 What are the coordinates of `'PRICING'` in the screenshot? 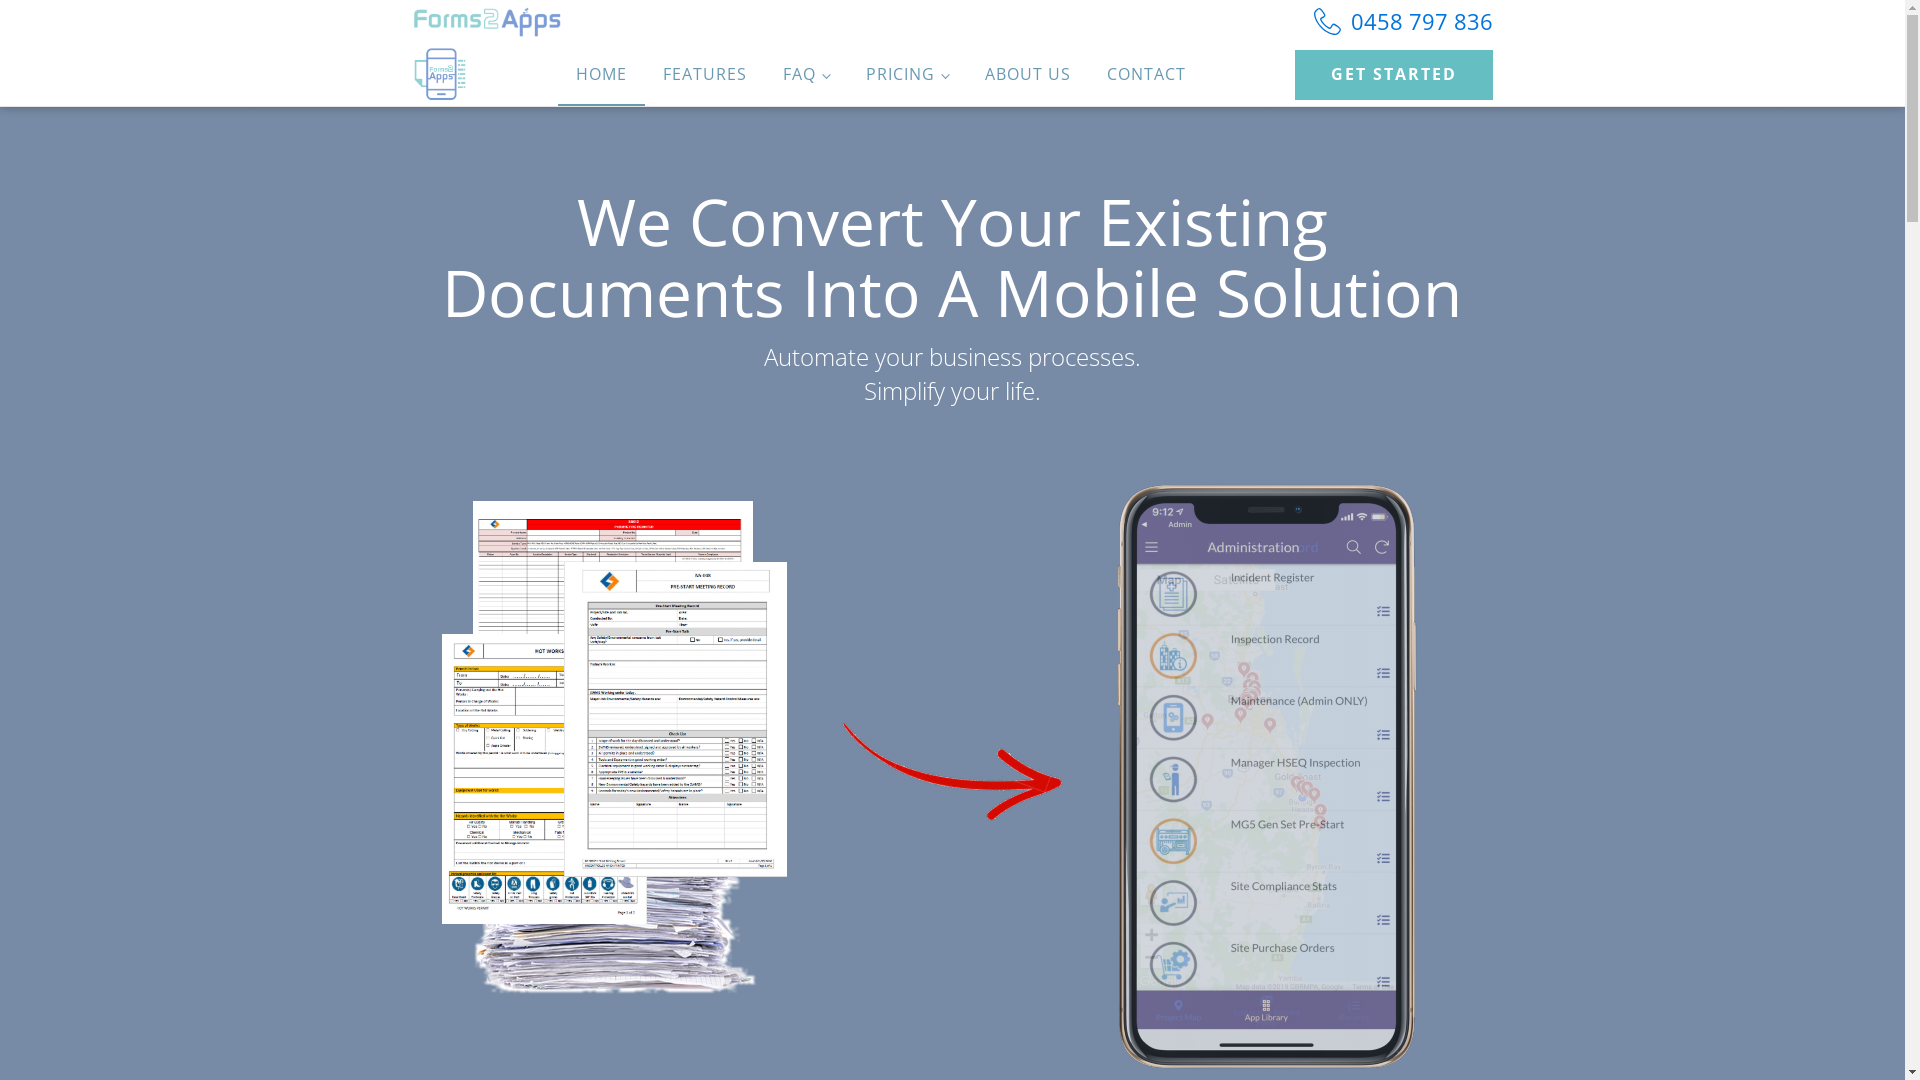 It's located at (906, 73).